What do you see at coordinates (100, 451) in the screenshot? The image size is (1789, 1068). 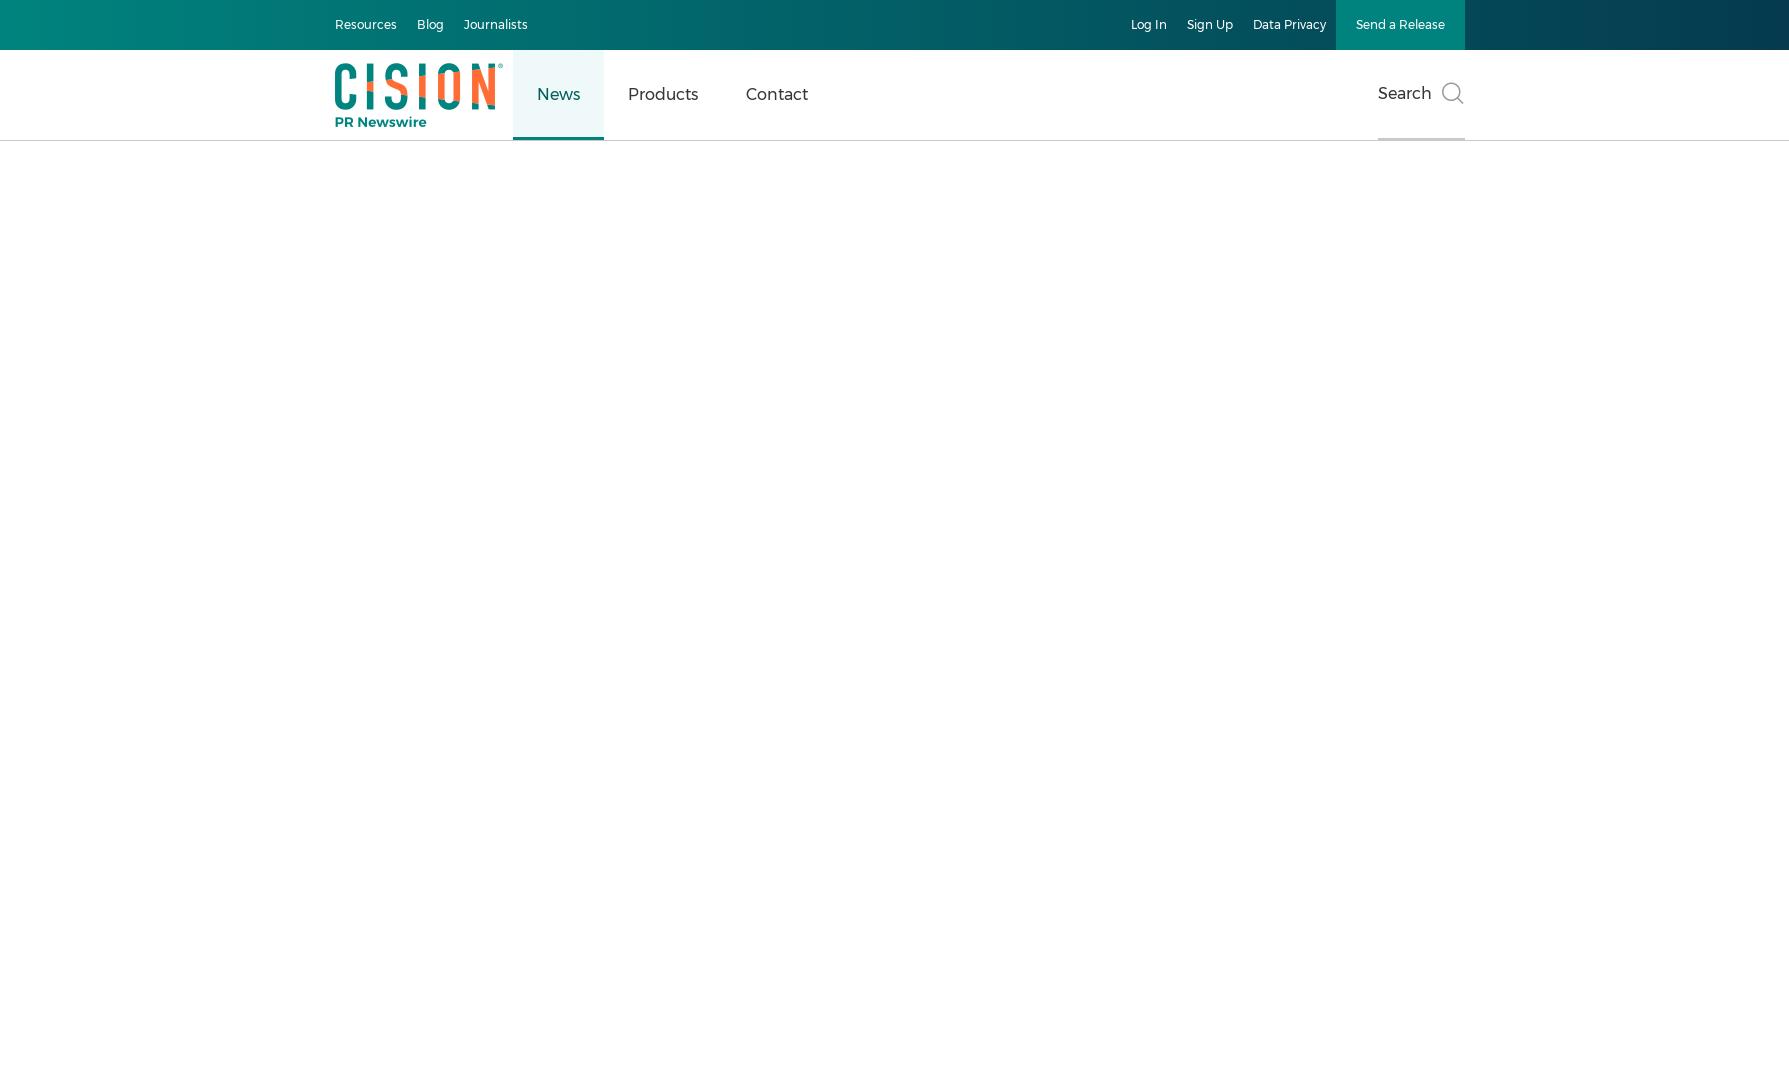 I see `'Business & Money'` at bounding box center [100, 451].